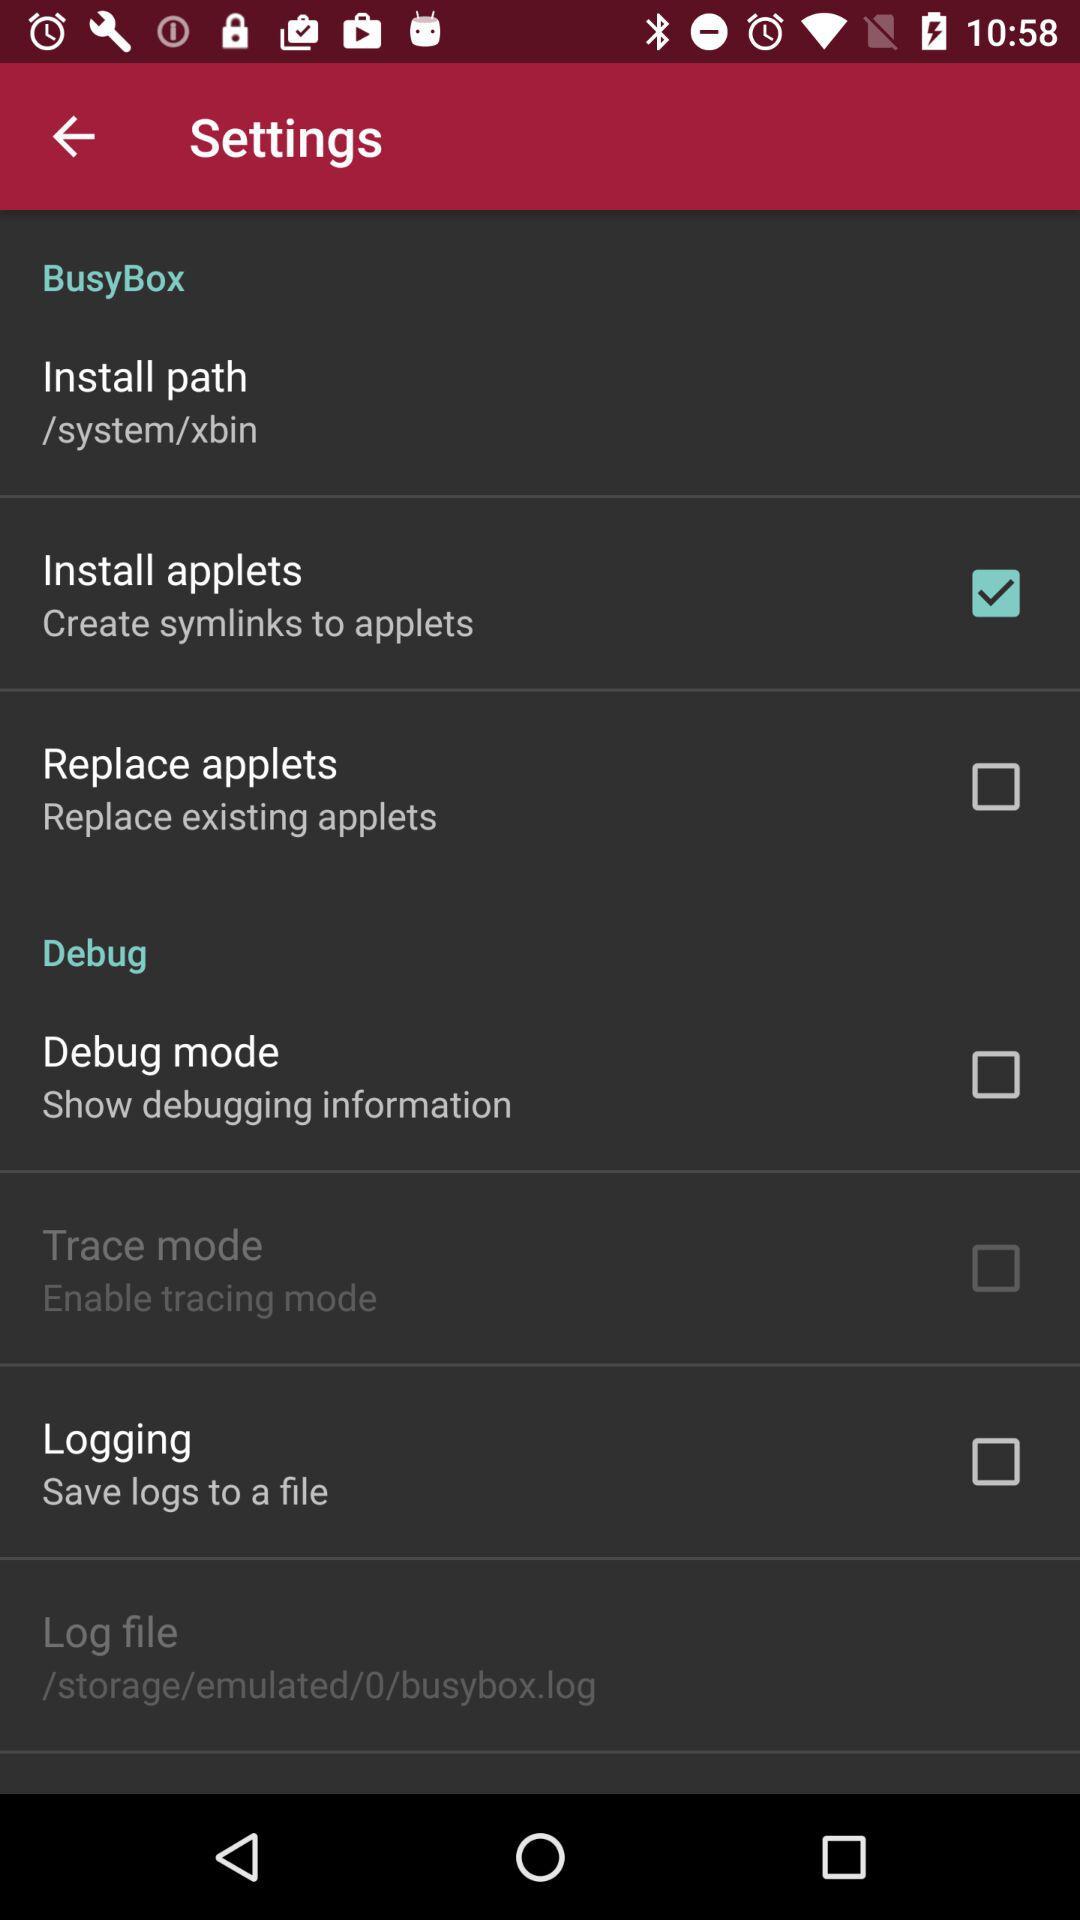  I want to click on the item above create symlinks to, so click(171, 567).